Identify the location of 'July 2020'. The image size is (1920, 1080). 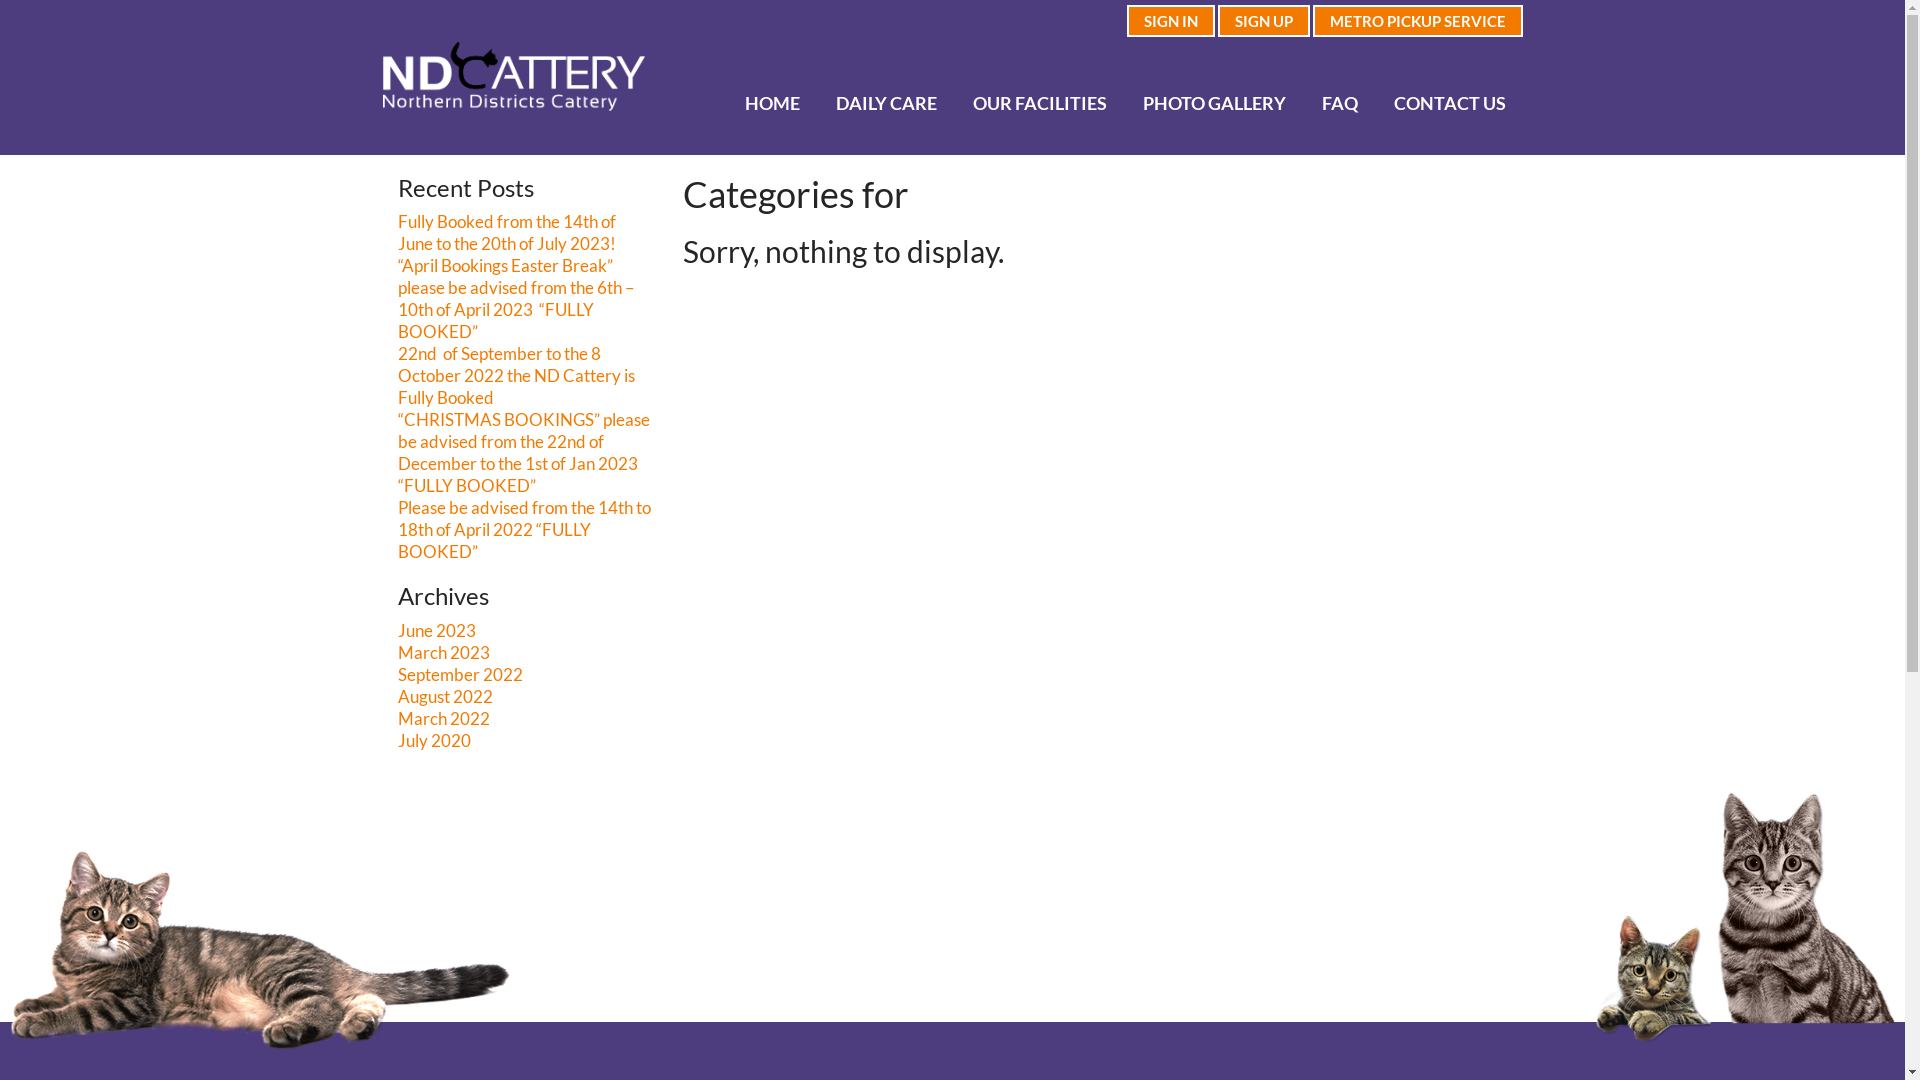
(398, 740).